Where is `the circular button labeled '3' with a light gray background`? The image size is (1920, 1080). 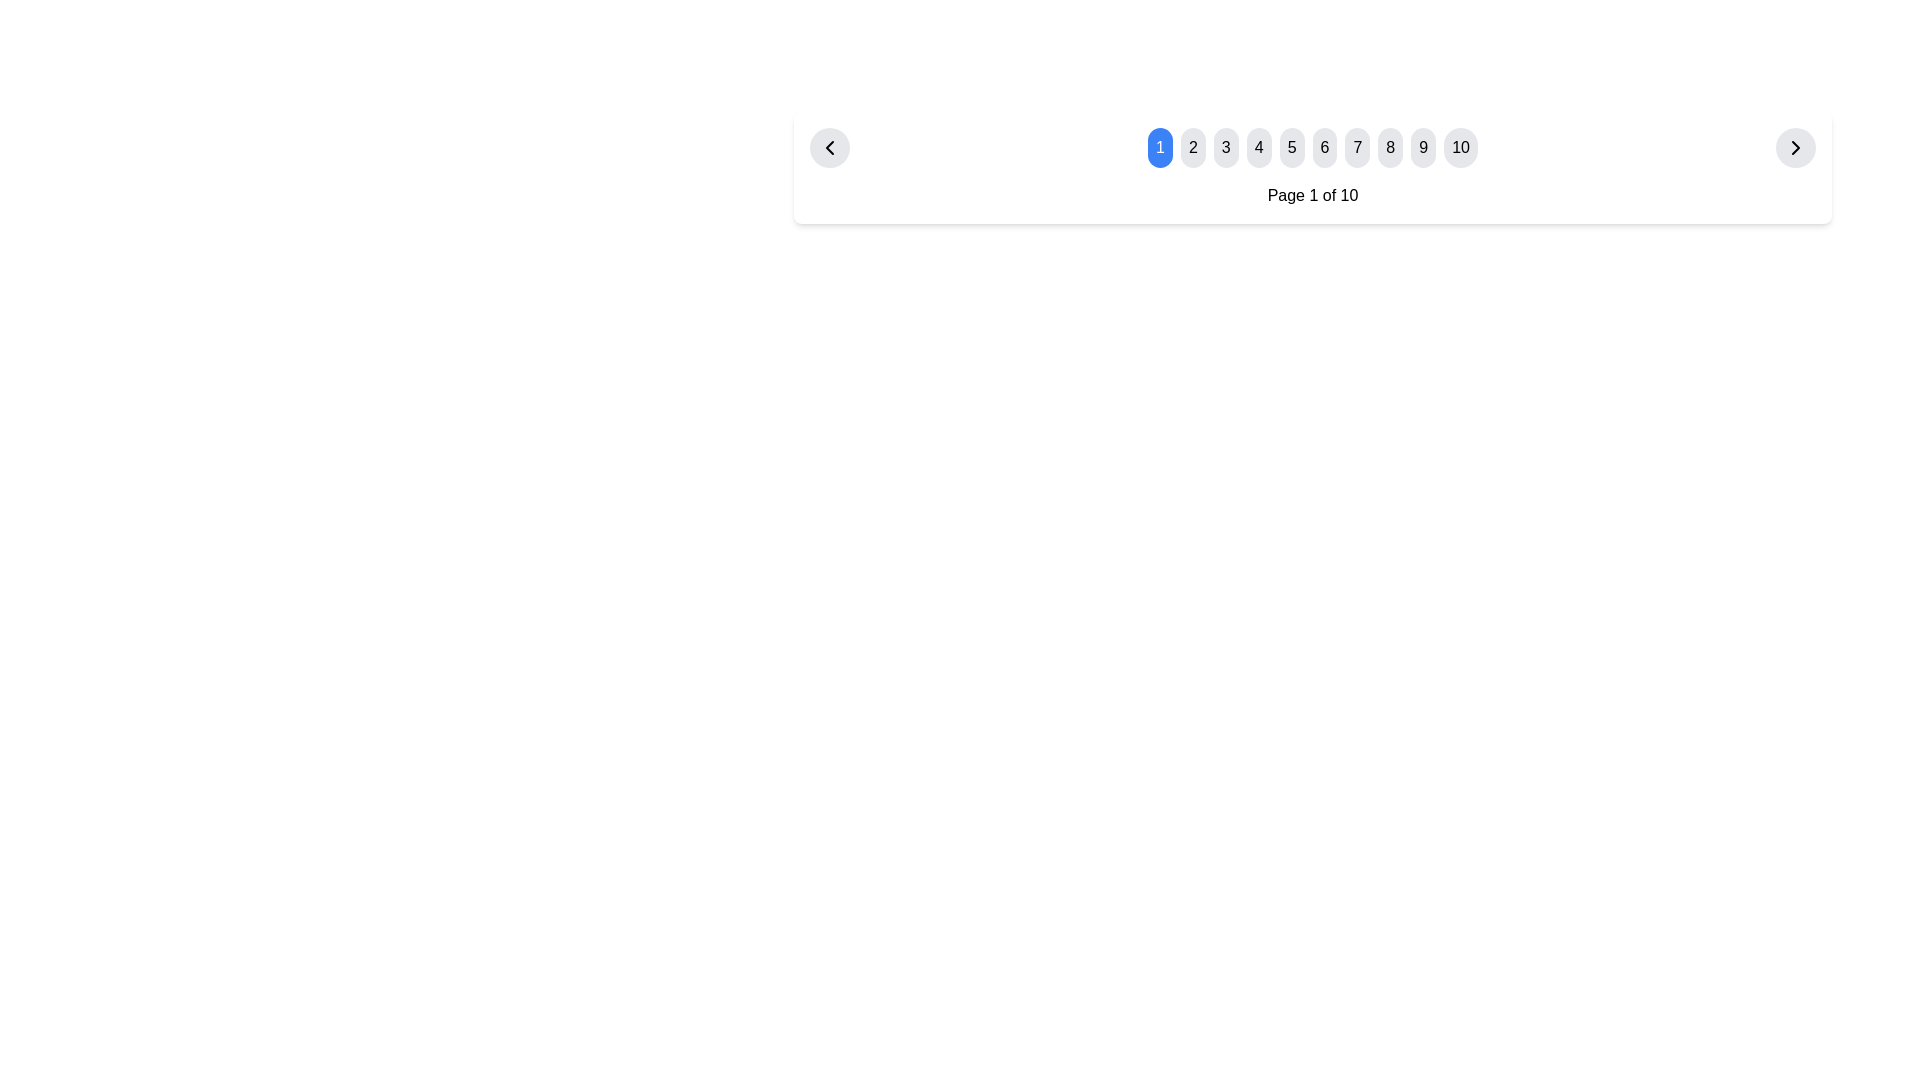 the circular button labeled '3' with a light gray background is located at coordinates (1225, 146).